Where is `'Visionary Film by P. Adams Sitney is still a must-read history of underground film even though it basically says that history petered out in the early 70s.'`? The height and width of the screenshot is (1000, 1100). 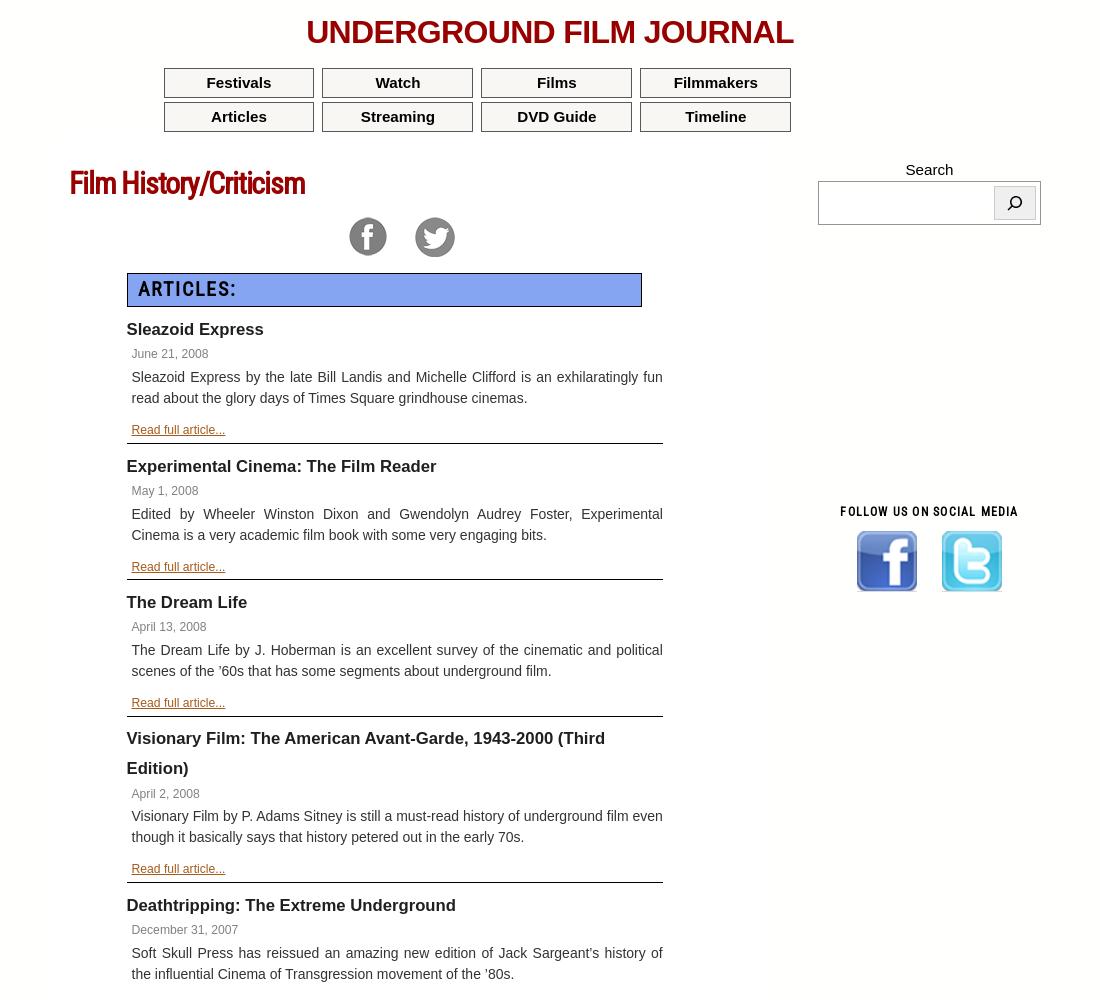 'Visionary Film by P. Adams Sitney is still a must-read history of underground film even though it basically says that history petered out in the early 70s.' is located at coordinates (396, 825).